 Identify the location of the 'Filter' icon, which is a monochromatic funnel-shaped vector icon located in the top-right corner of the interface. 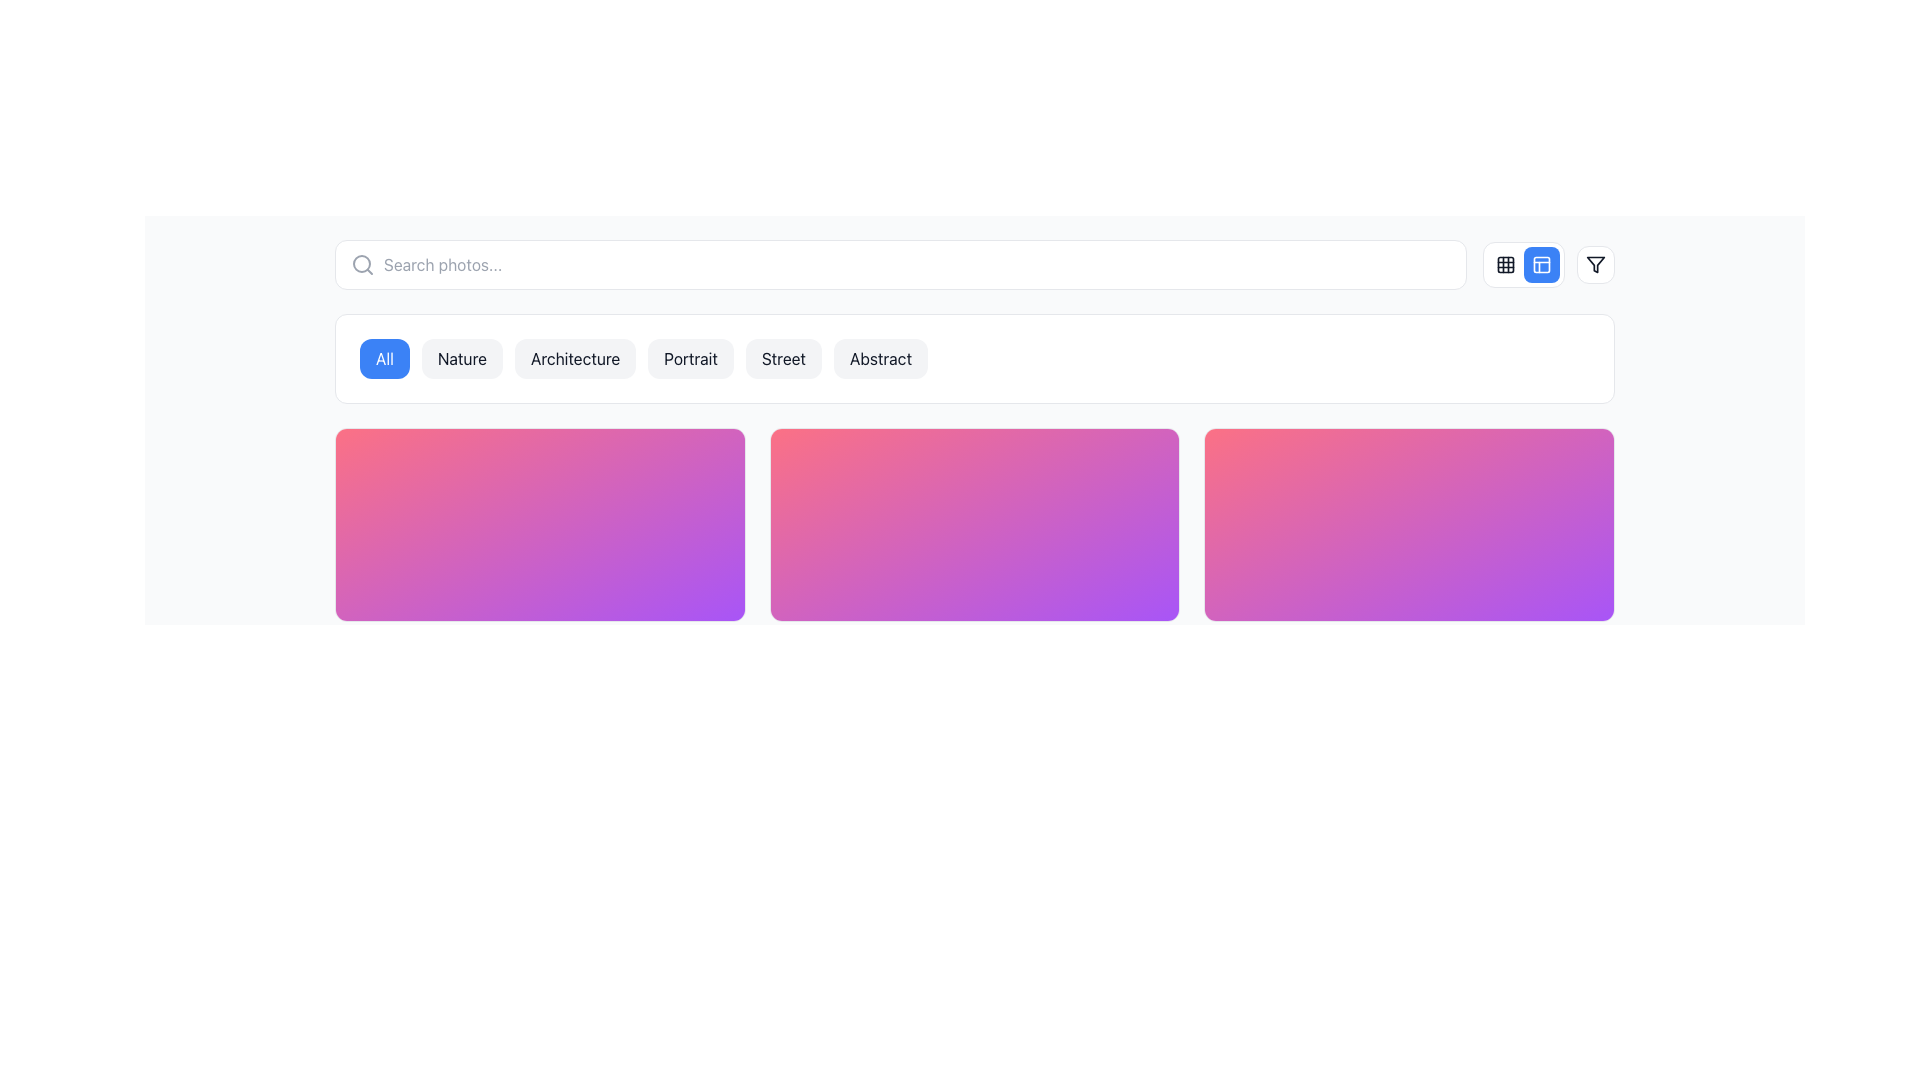
(1595, 264).